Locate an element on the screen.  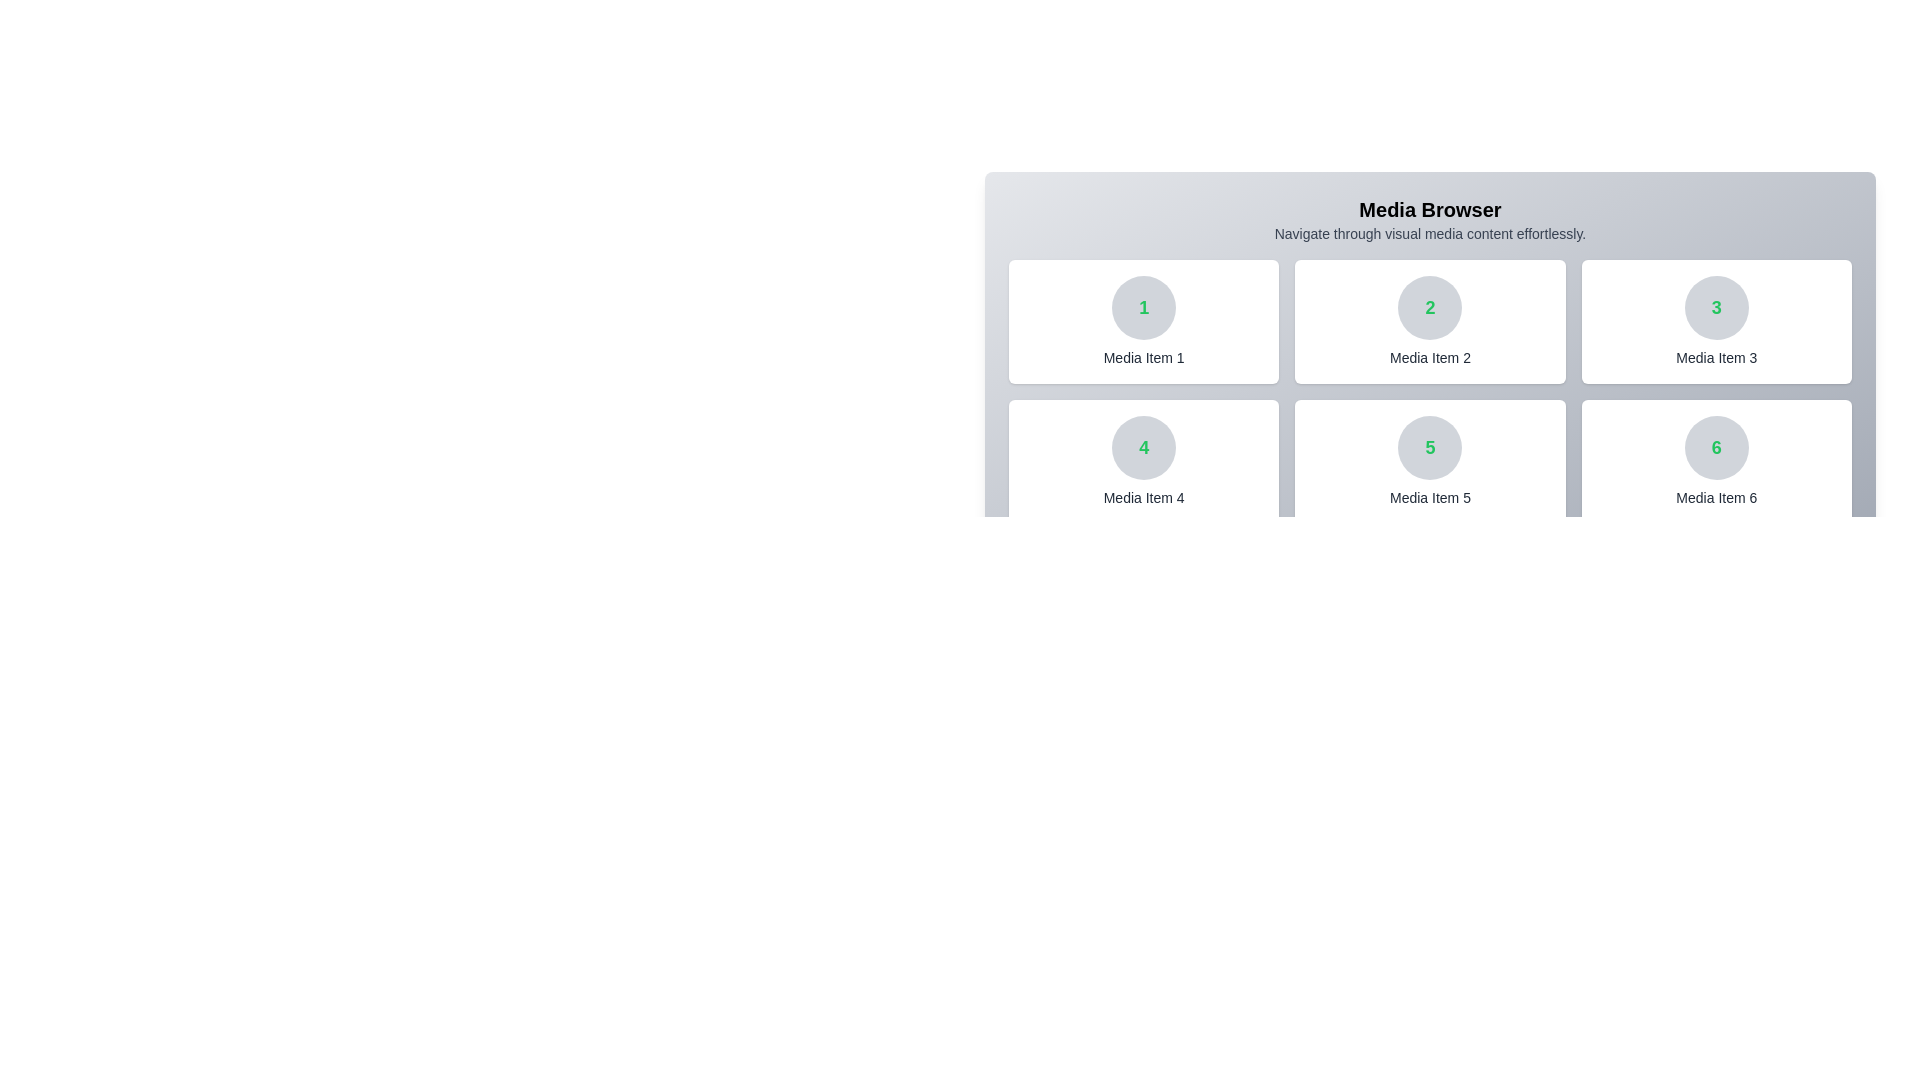
the media item card number 6 located in the second row and third column of the grid is located at coordinates (1715, 462).